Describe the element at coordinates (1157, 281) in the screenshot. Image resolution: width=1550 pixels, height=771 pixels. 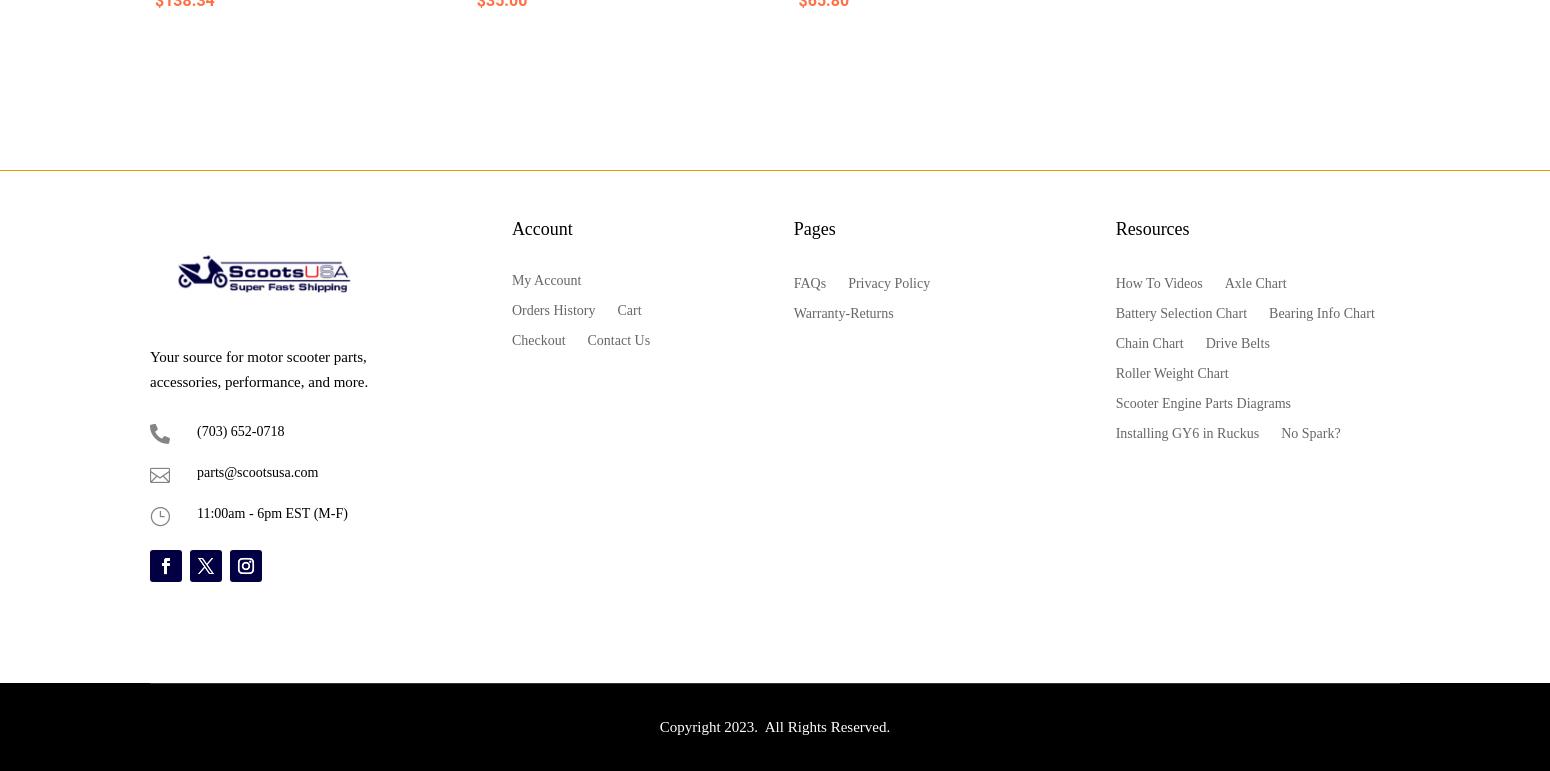
I see `'How To Videos'` at that location.